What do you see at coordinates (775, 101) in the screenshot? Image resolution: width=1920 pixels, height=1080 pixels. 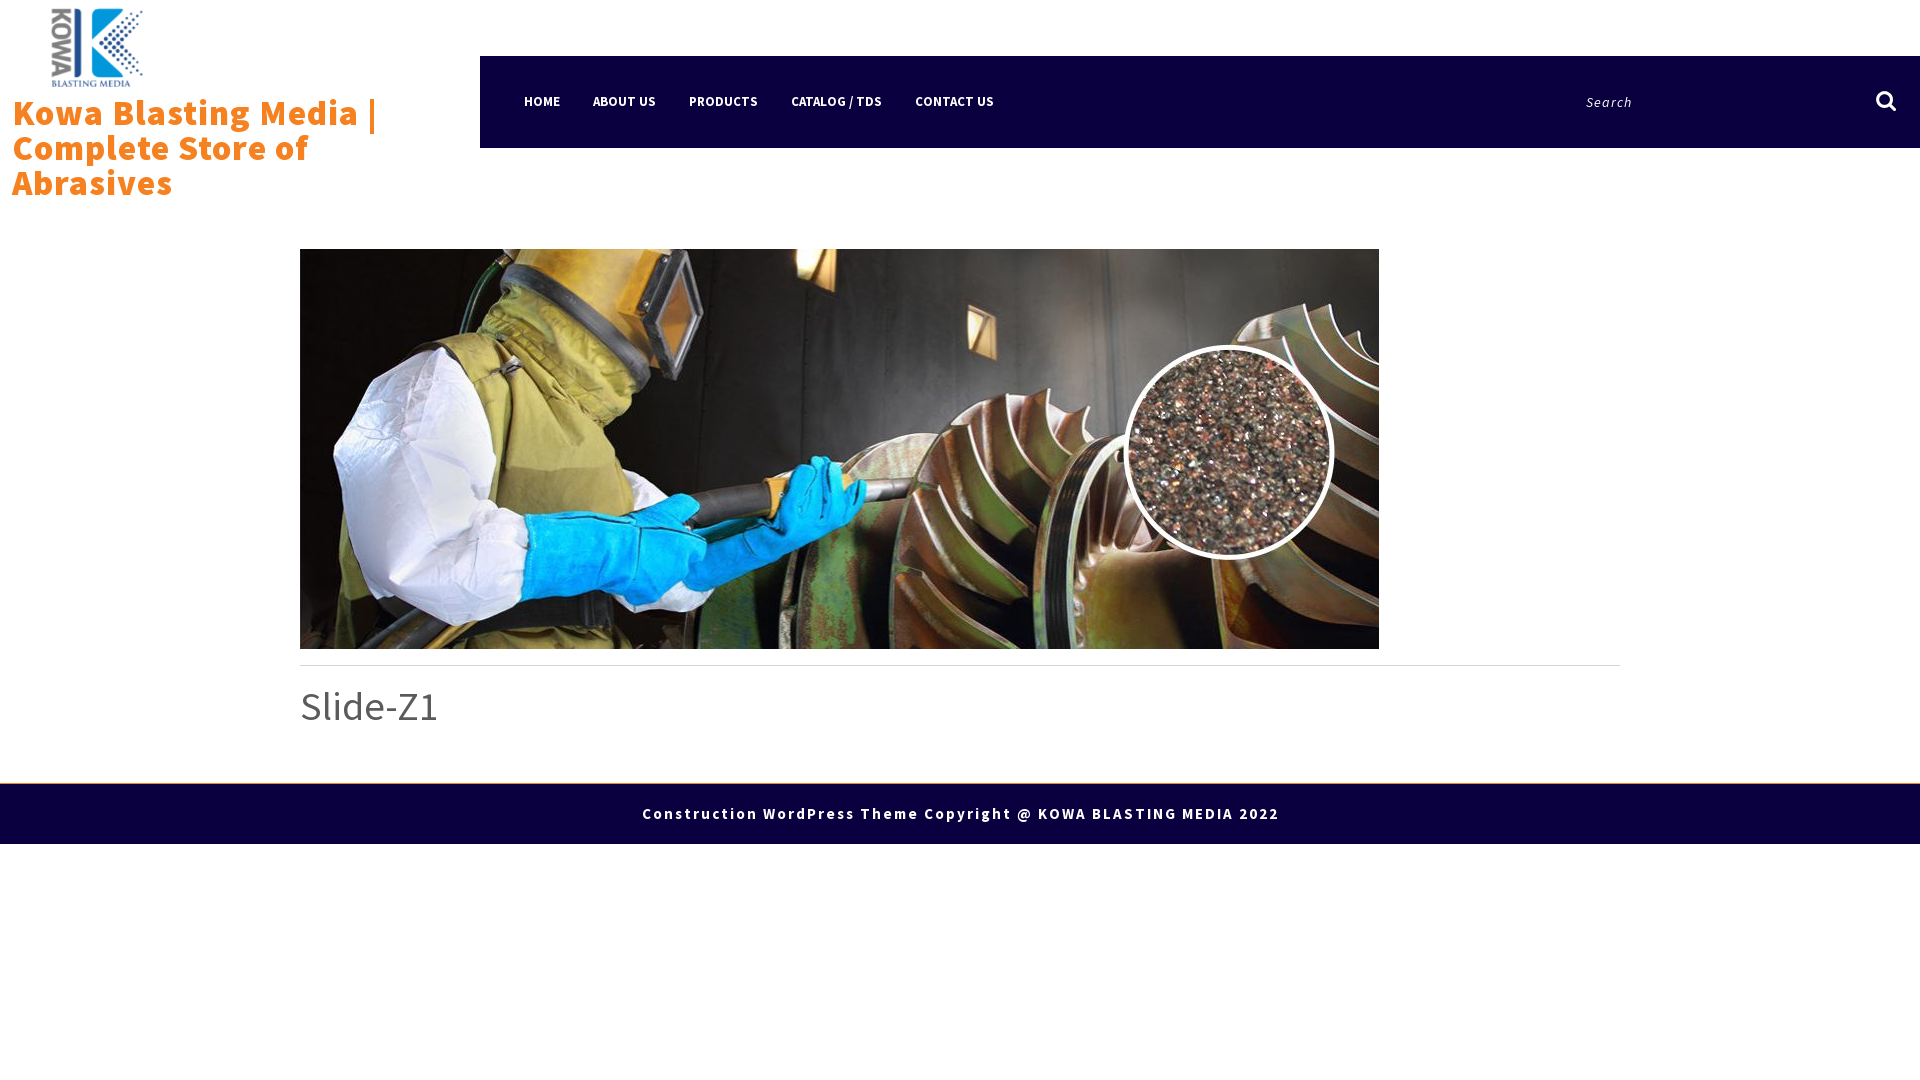 I see `'CATALOG / TDS'` at bounding box center [775, 101].